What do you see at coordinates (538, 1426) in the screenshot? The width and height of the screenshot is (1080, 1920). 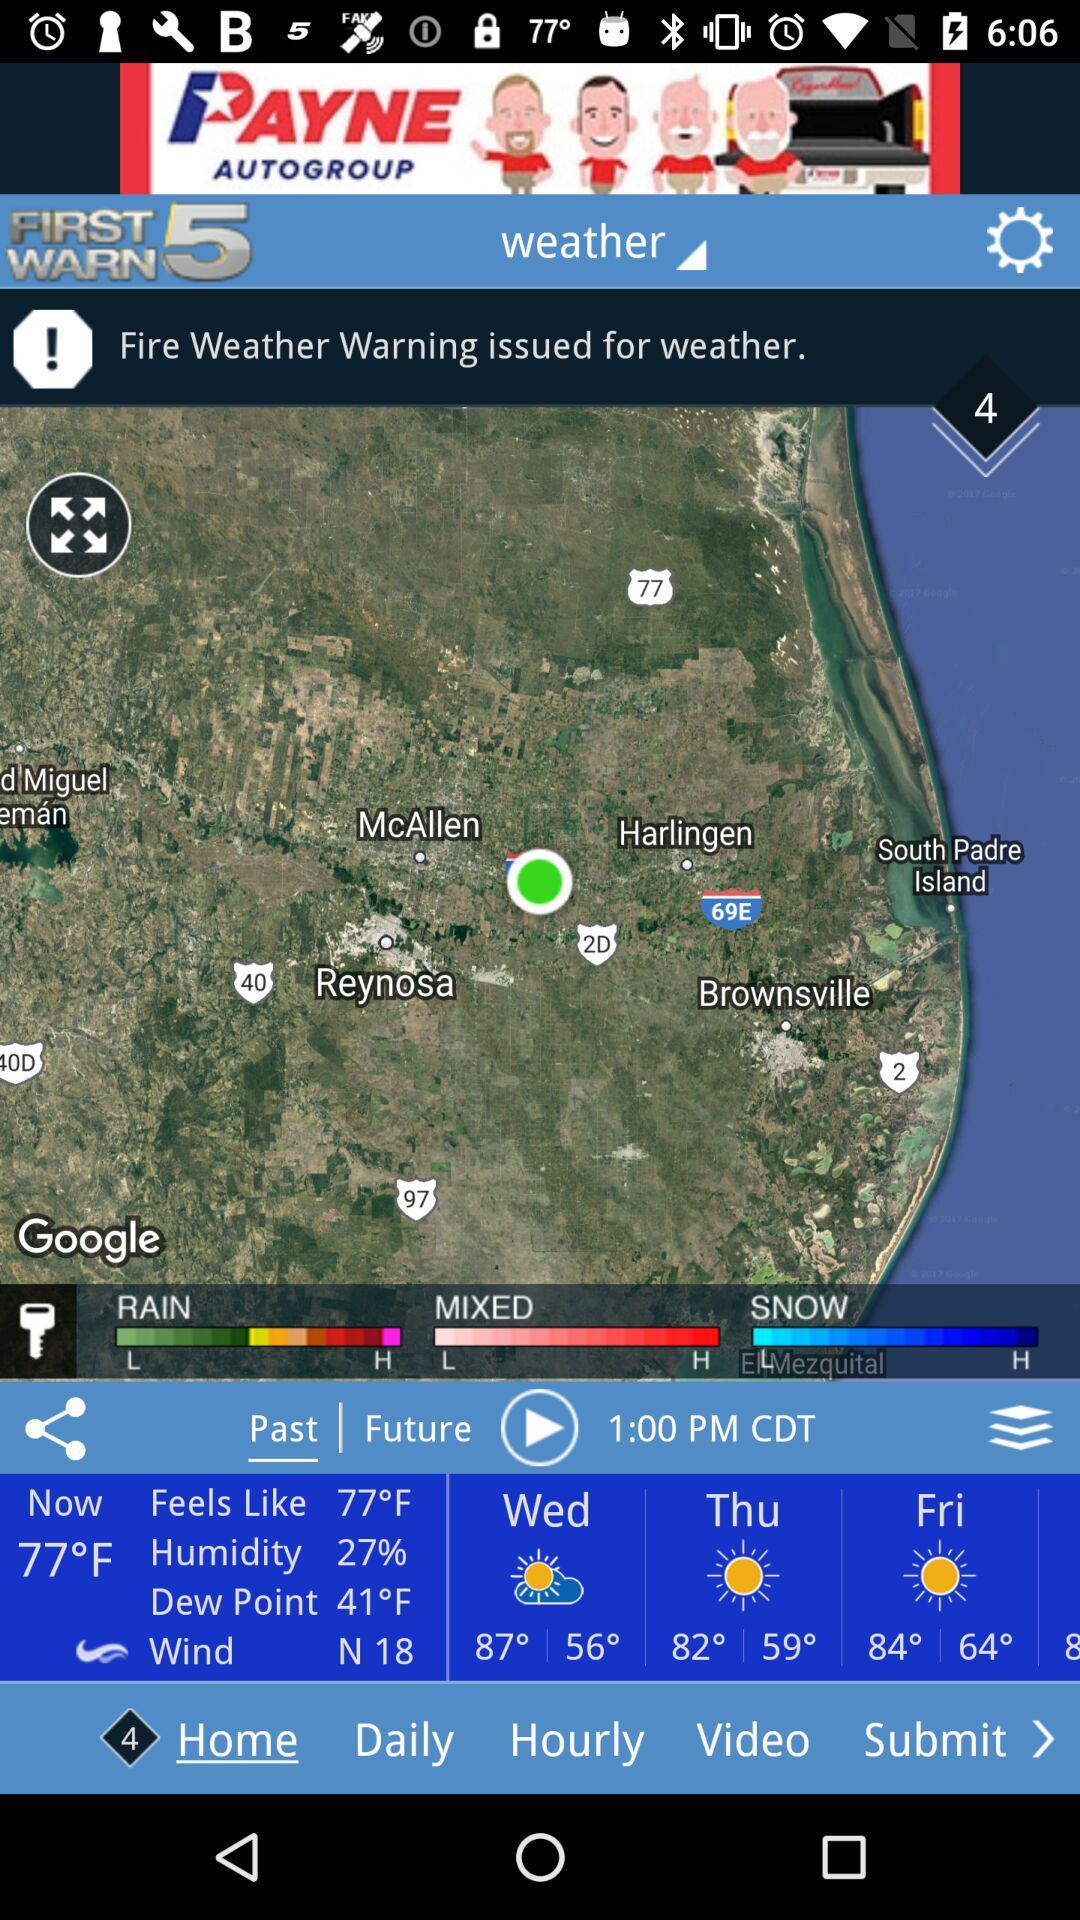 I see `forecast` at bounding box center [538, 1426].